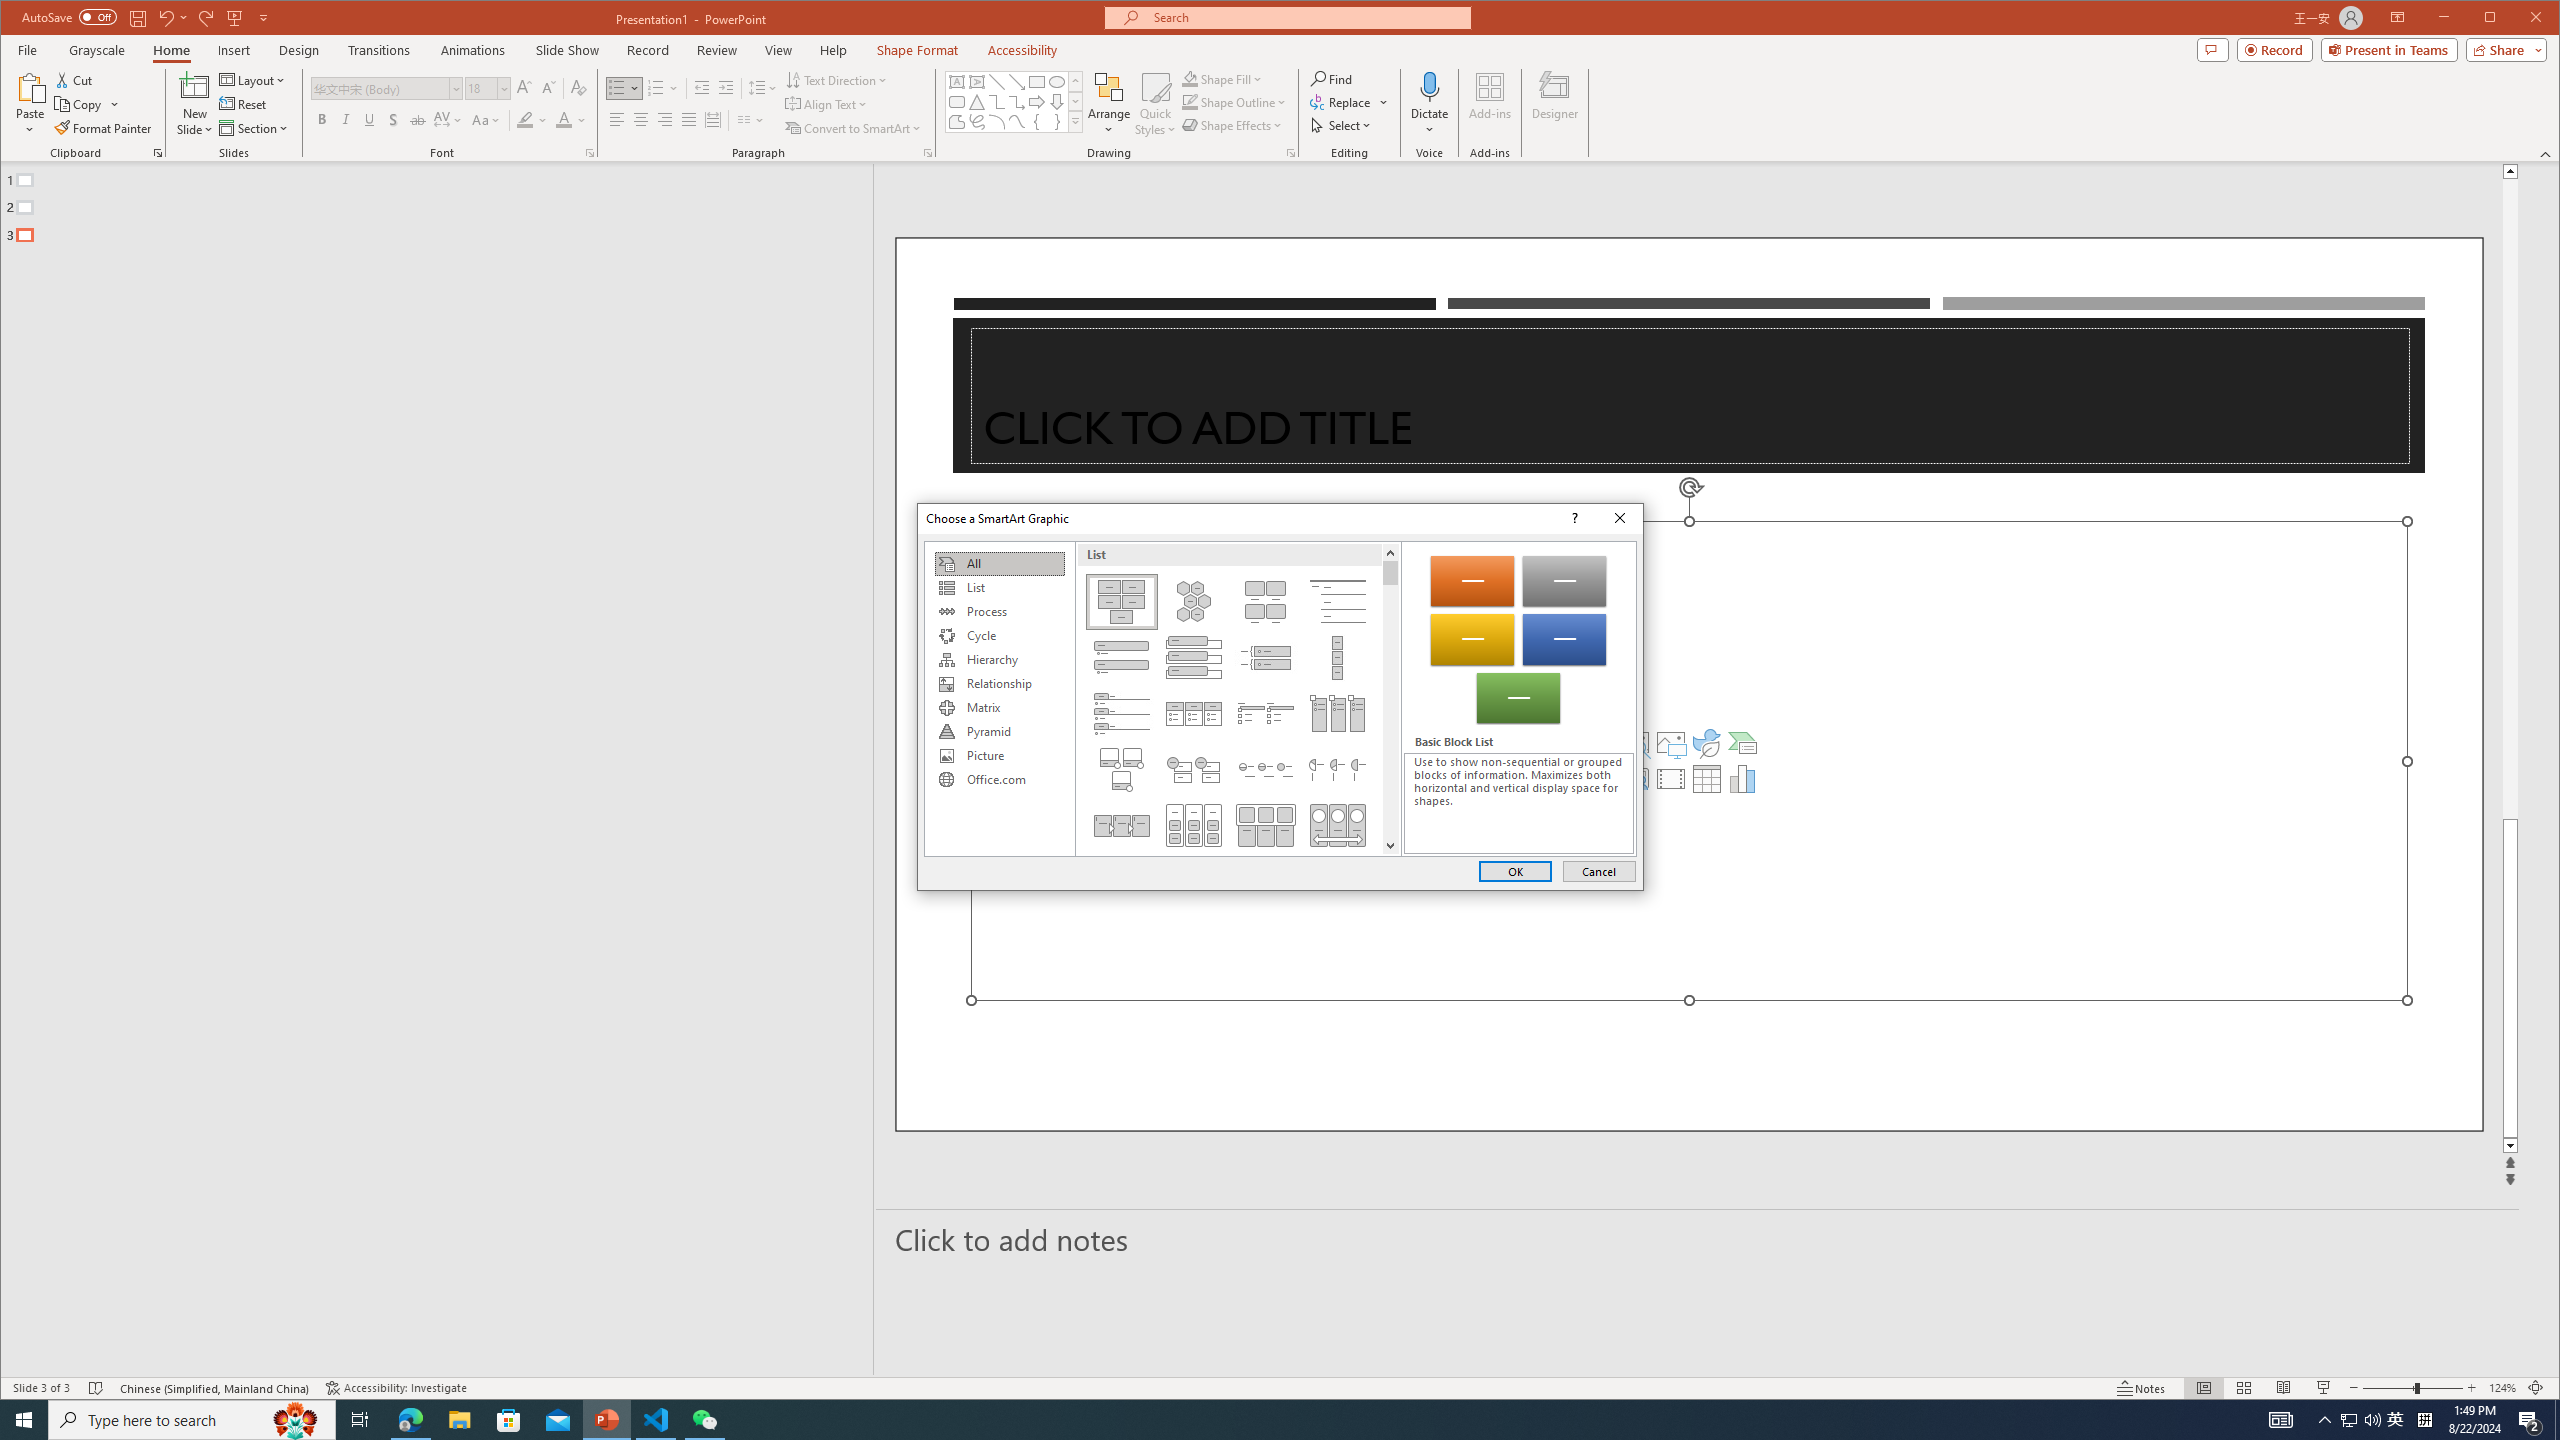 The image size is (2560, 1440). What do you see at coordinates (725, 87) in the screenshot?
I see `'Increase Indent'` at bounding box center [725, 87].